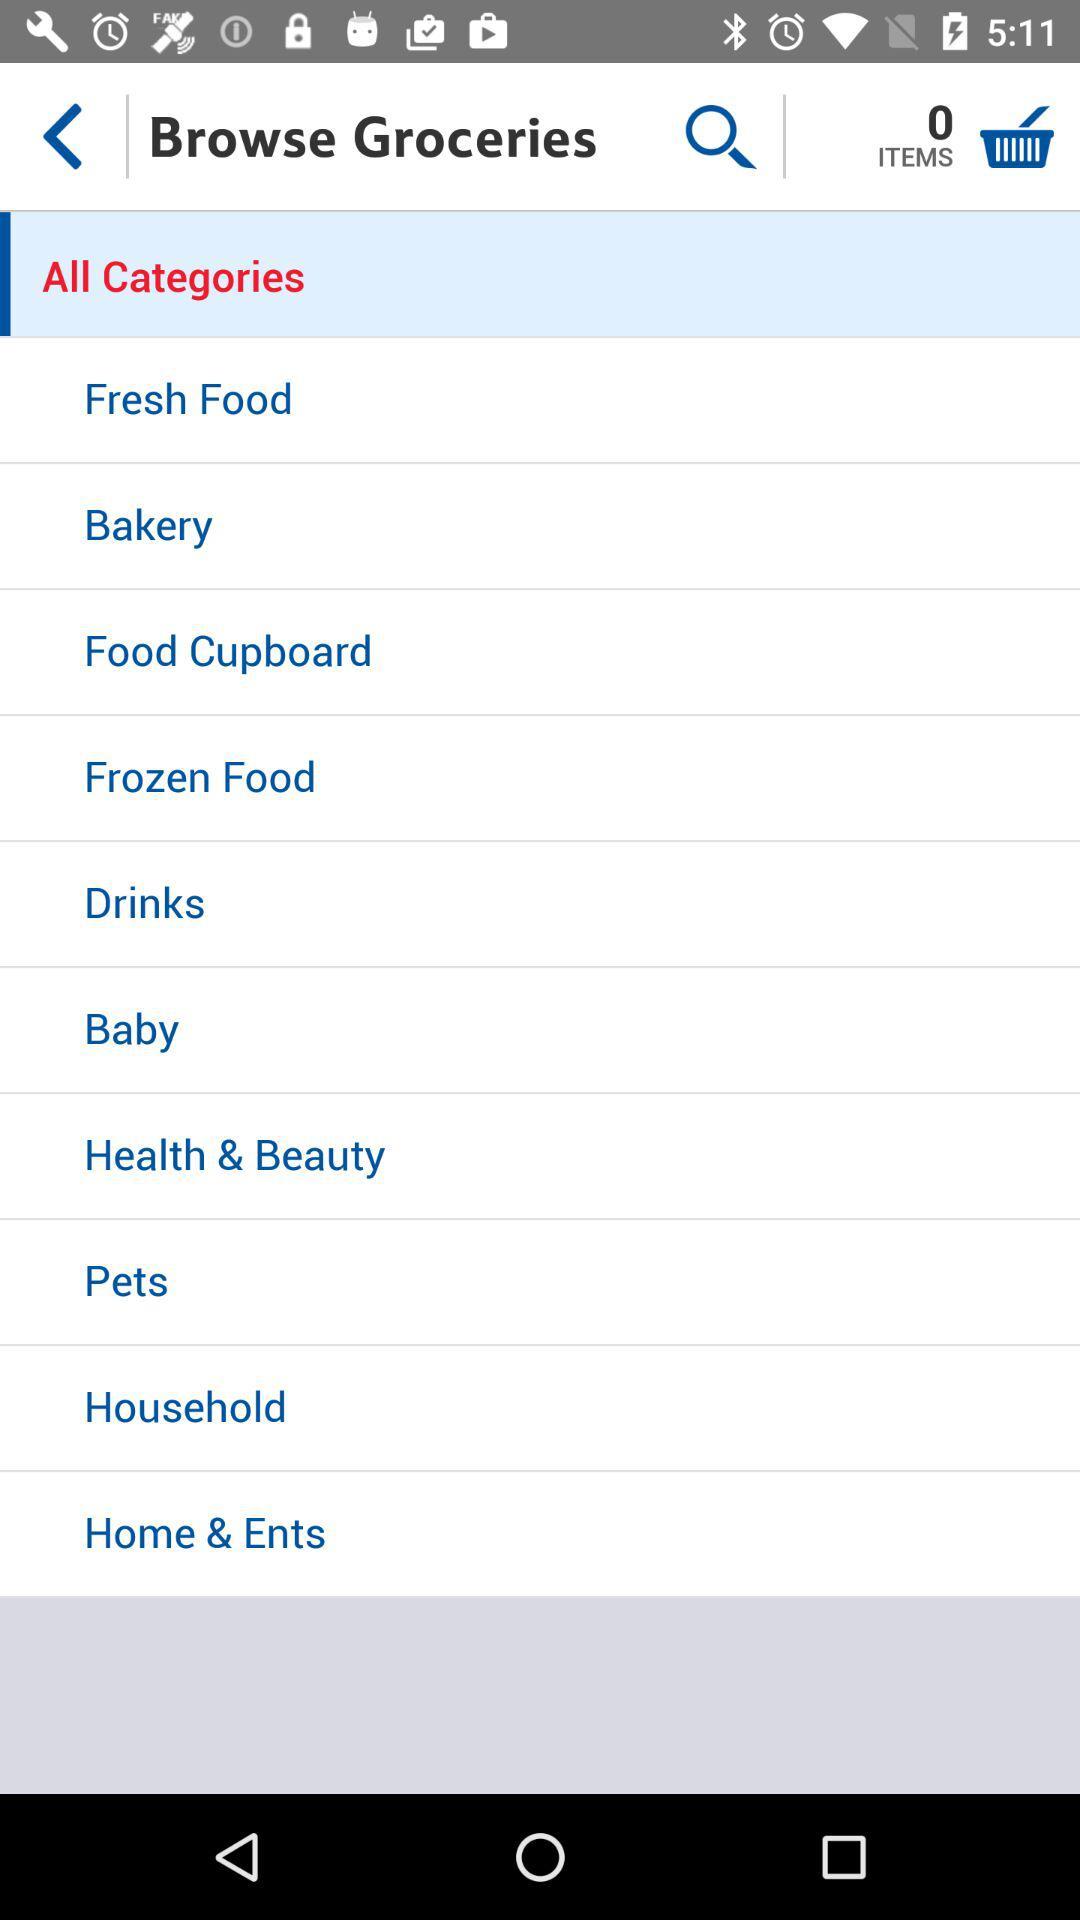  Describe the element at coordinates (540, 1534) in the screenshot. I see `icon below household` at that location.